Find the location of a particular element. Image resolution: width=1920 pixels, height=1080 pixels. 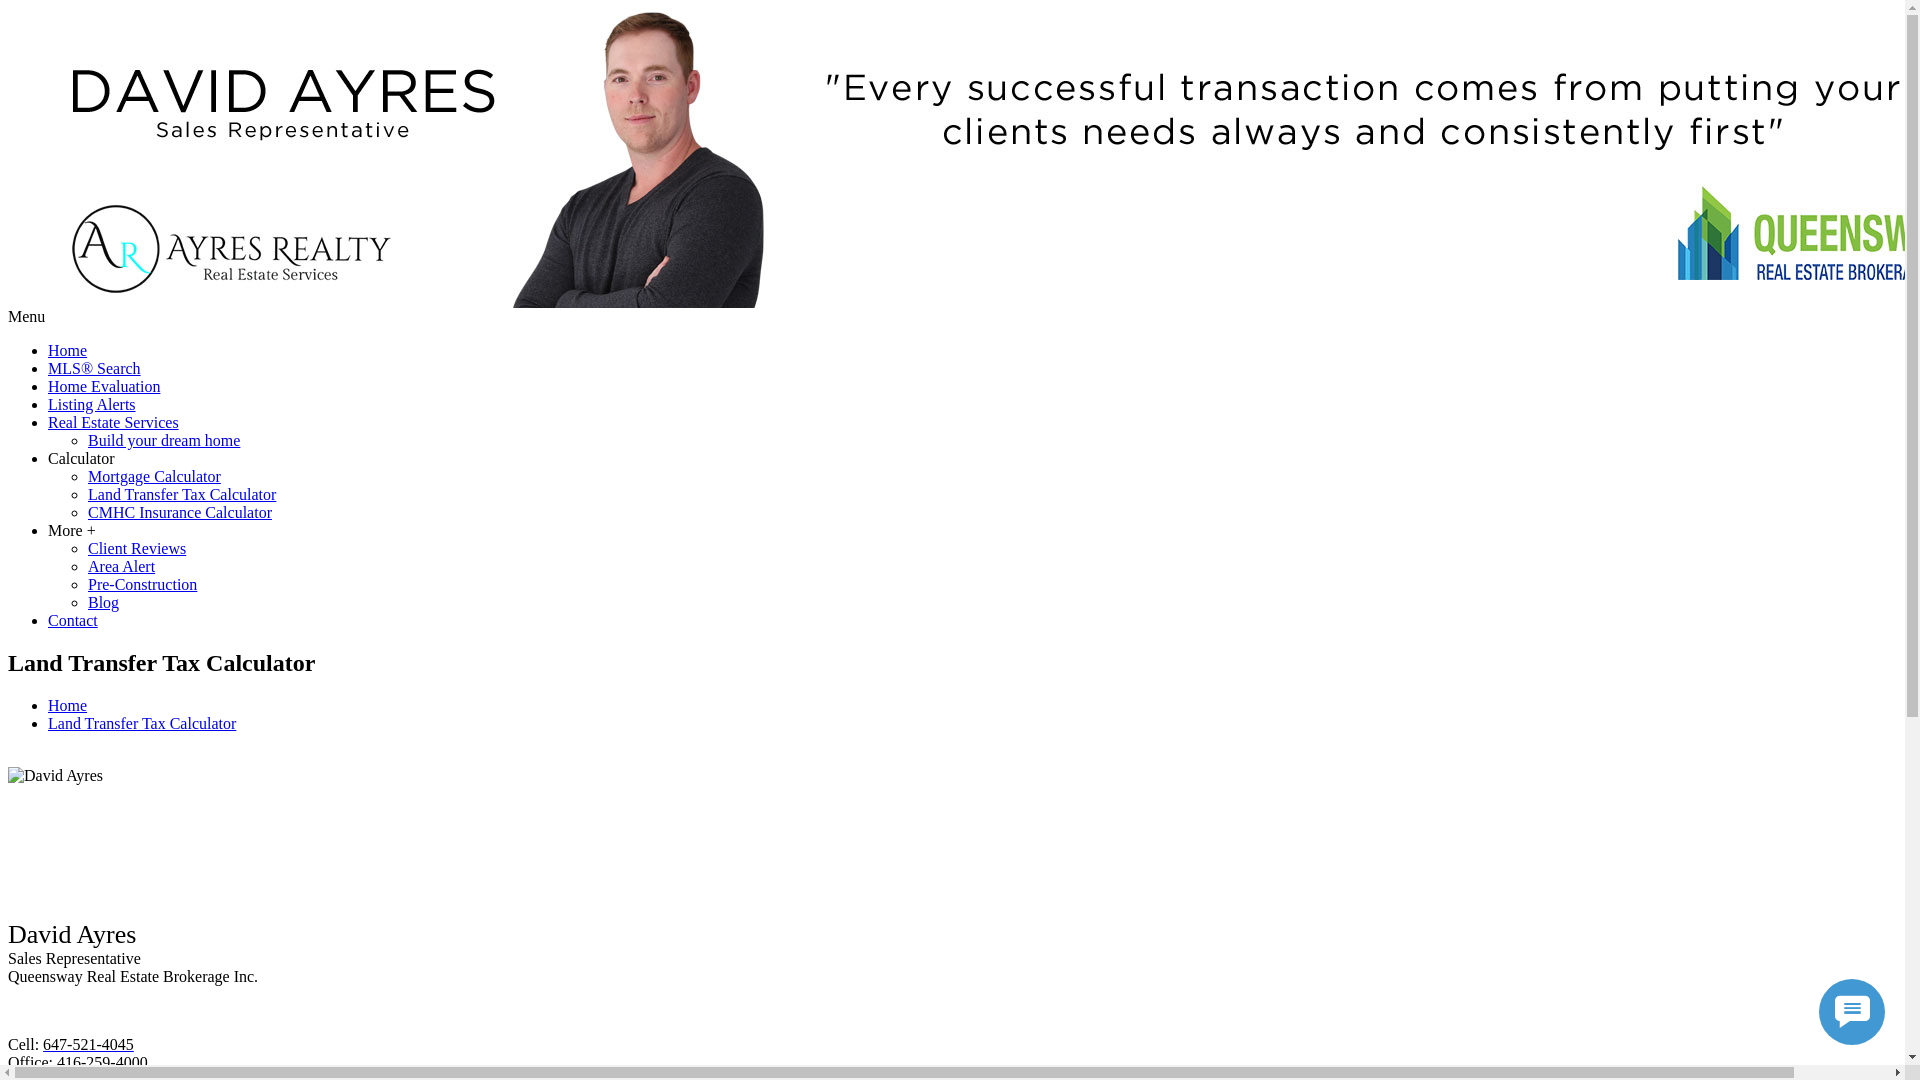

'Mortgage Calculator' is located at coordinates (86, 476).